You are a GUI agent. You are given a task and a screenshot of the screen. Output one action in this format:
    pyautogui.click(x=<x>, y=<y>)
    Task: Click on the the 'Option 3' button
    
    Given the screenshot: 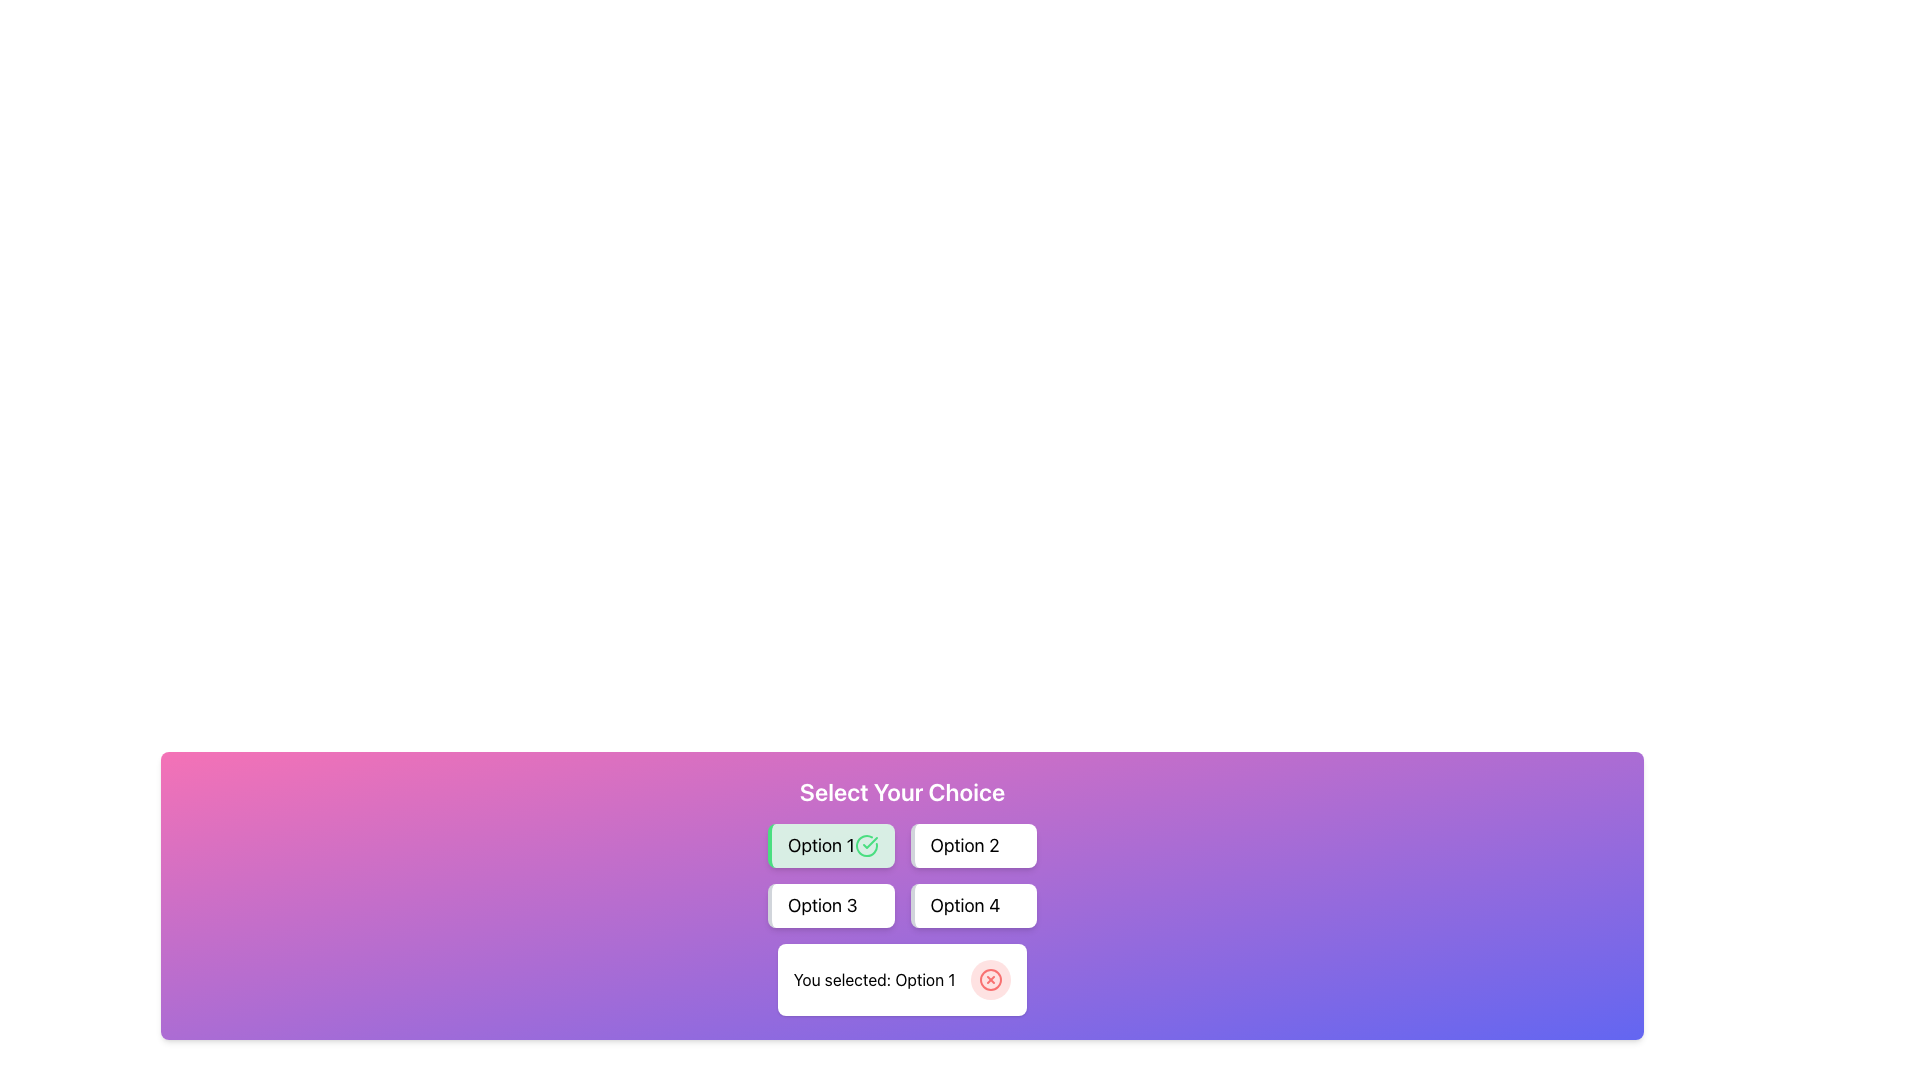 What is the action you would take?
    pyautogui.click(x=831, y=906)
    